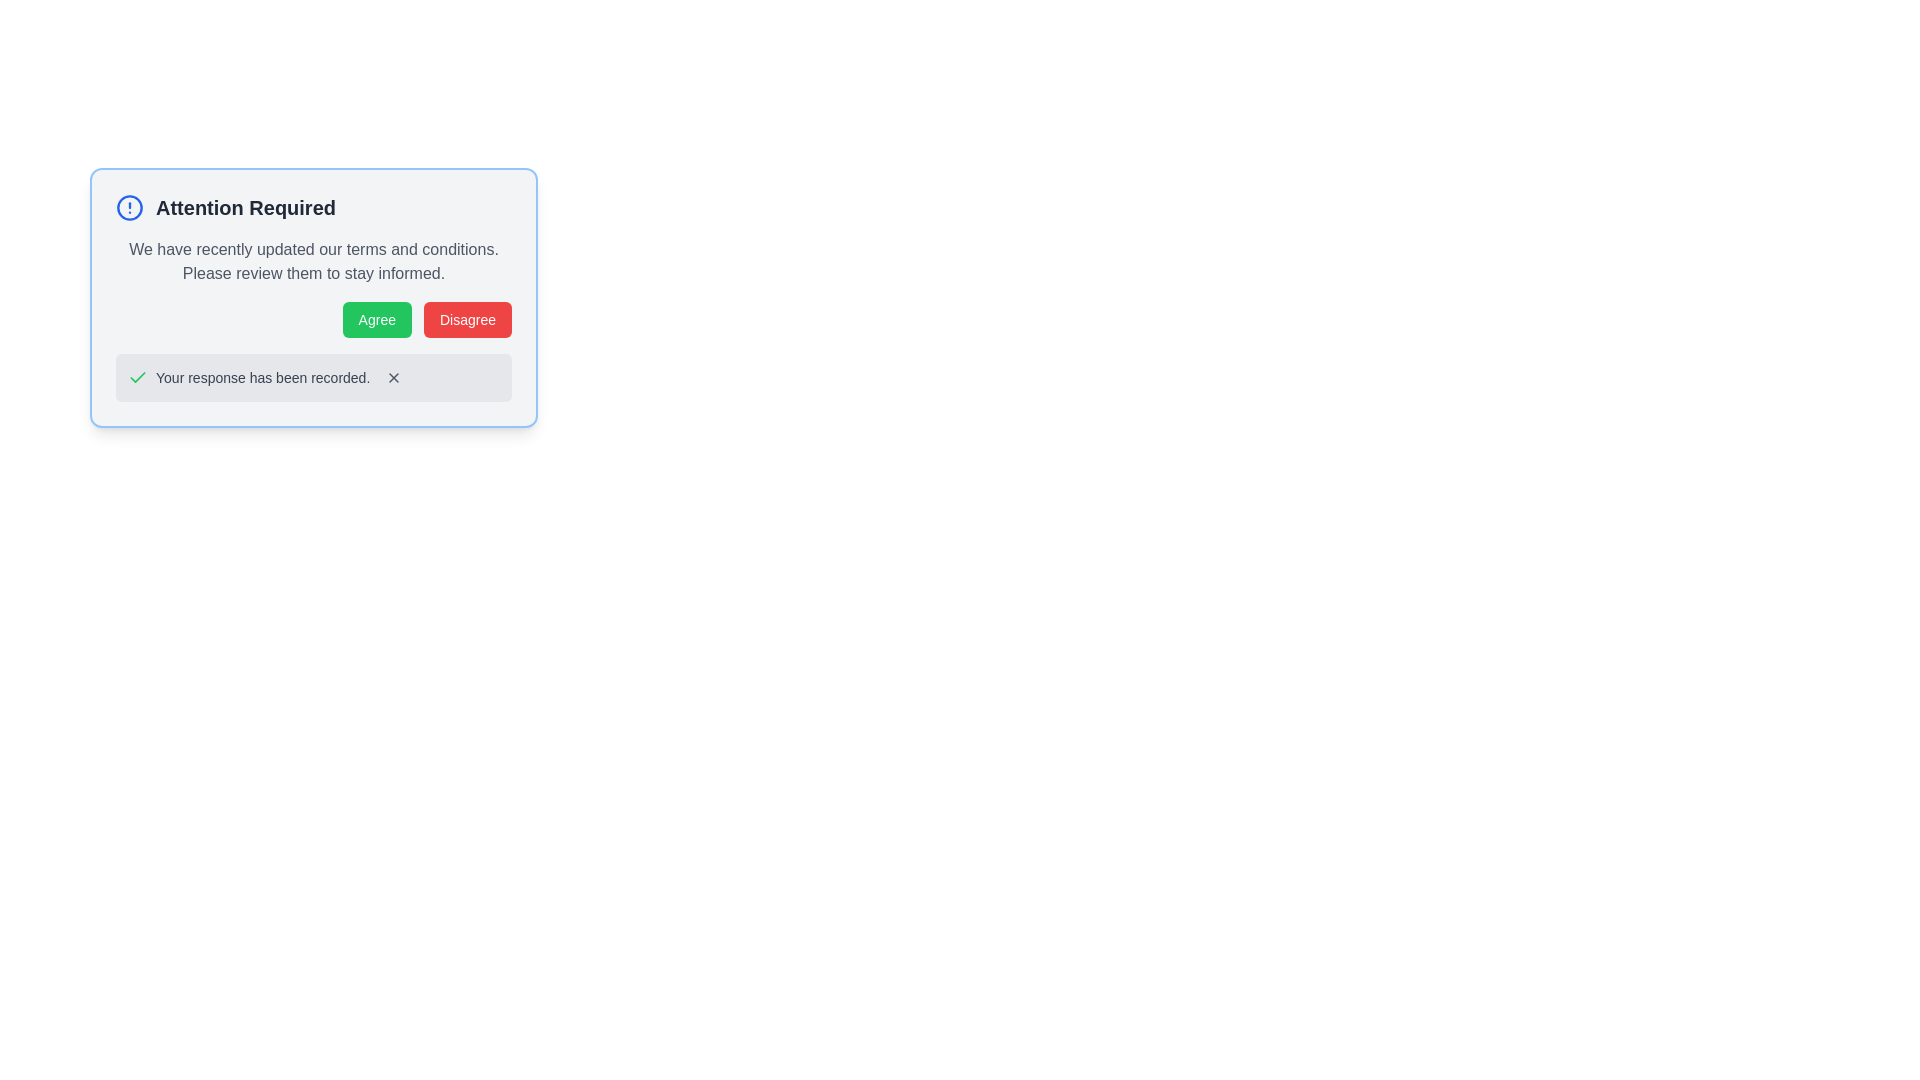 The height and width of the screenshot is (1080, 1920). Describe the element at coordinates (377, 319) in the screenshot. I see `the 'Agree' button, which is a green rectangular button with rounded corners and white text located in the bottom right portion of a modal window` at that location.